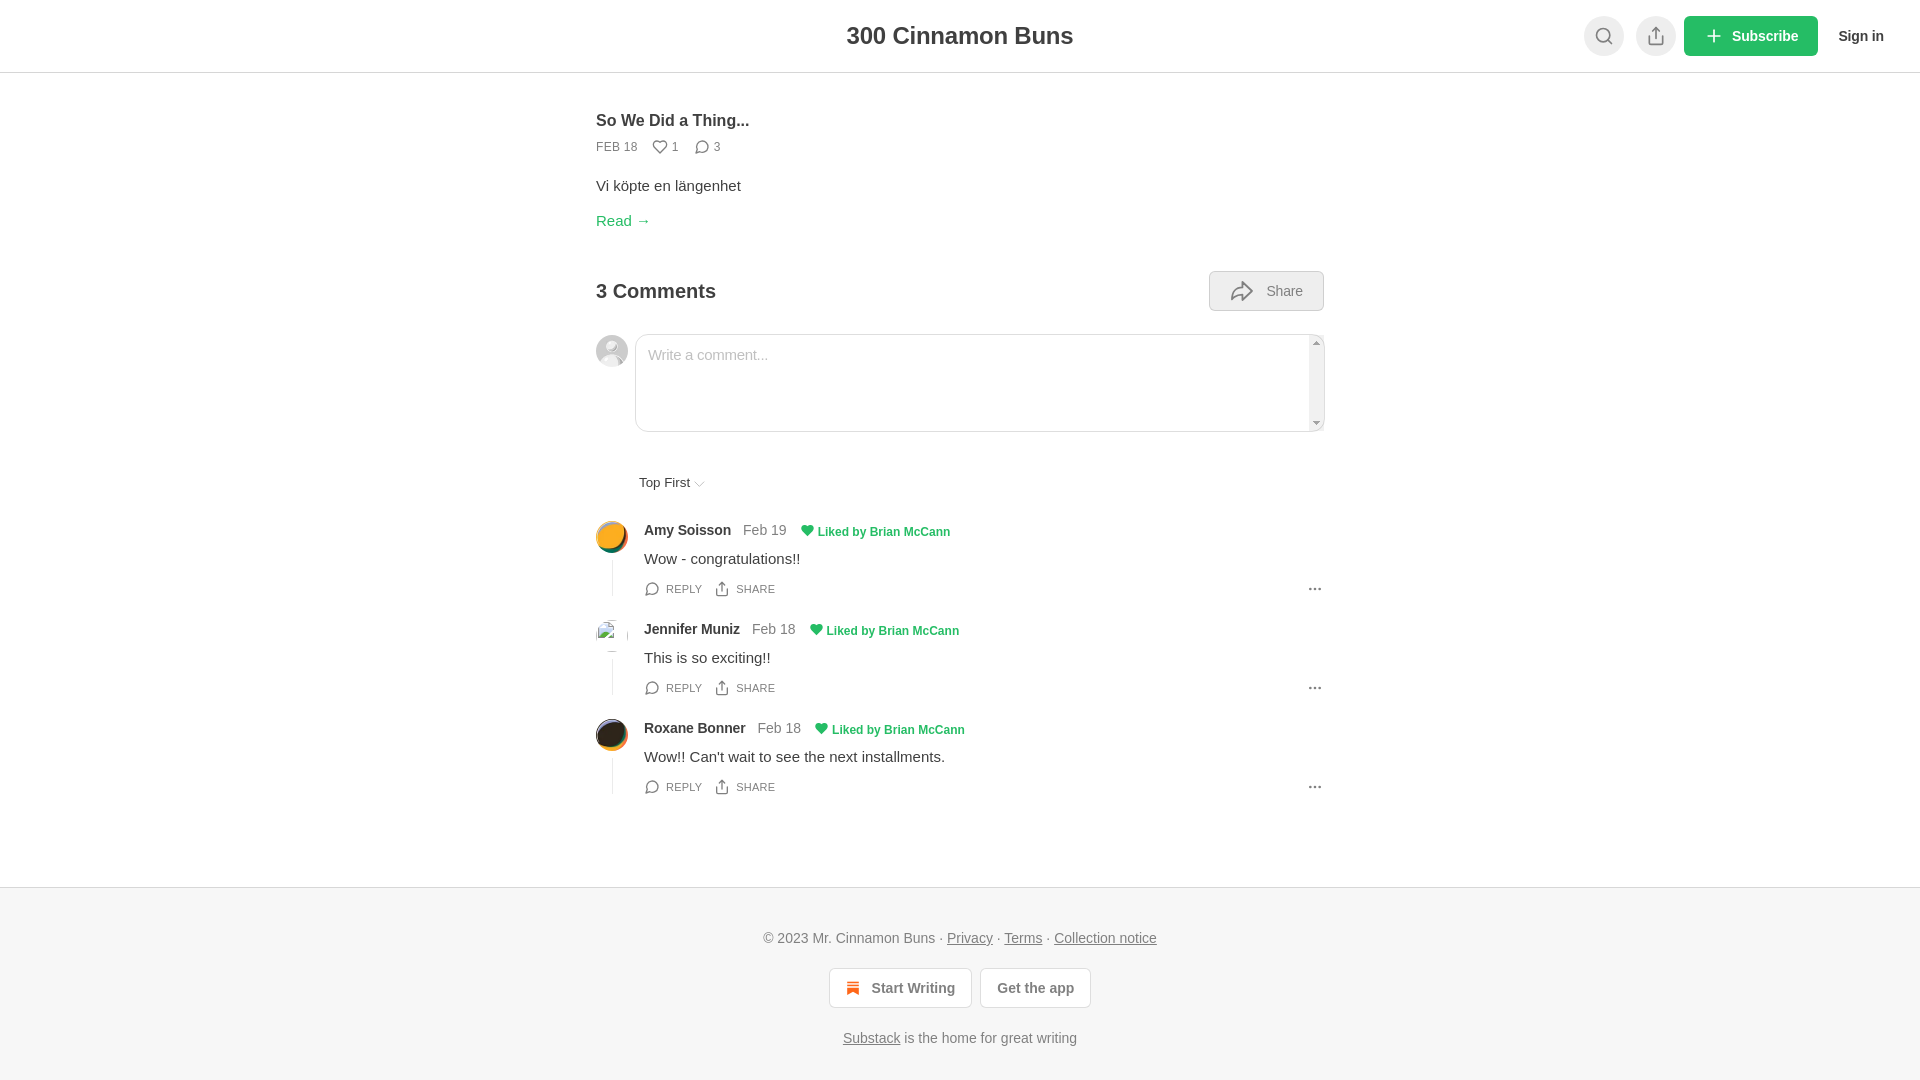  Describe the element at coordinates (979, 986) in the screenshot. I see `'Get the app'` at that location.